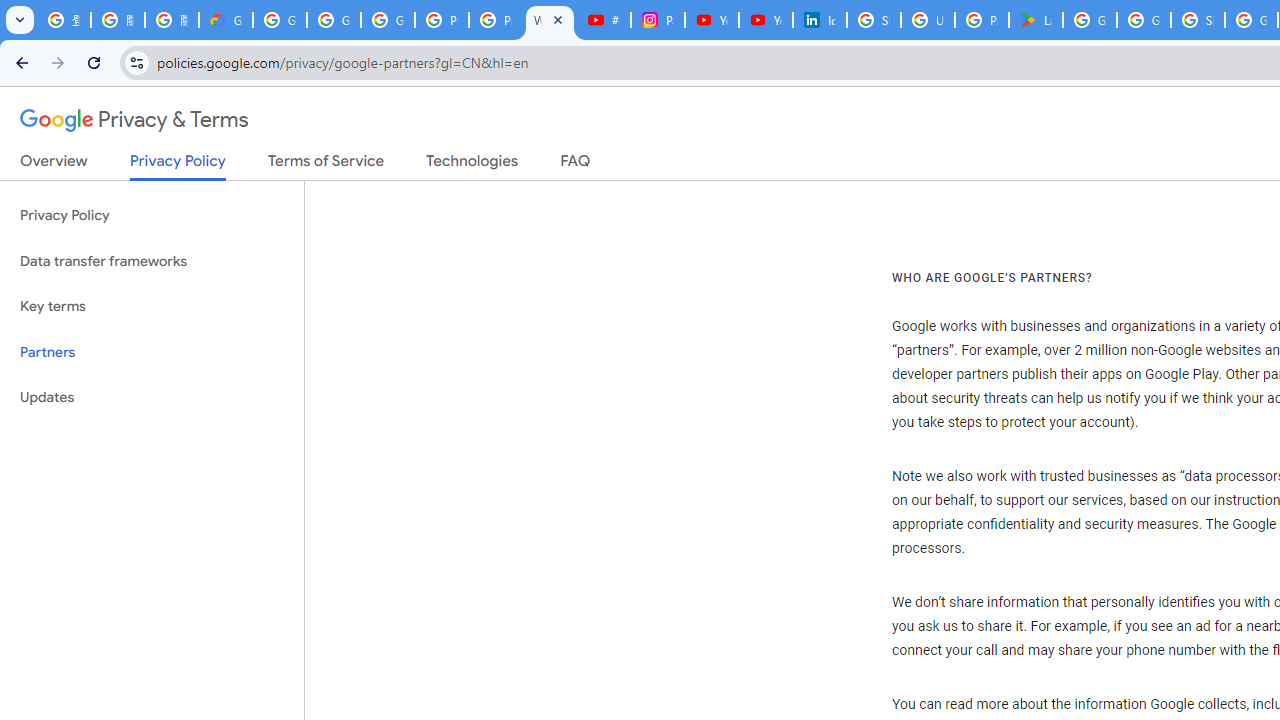 Image resolution: width=1280 pixels, height=720 pixels. I want to click on 'Privacy Help Center - Policies Help', so click(496, 20).